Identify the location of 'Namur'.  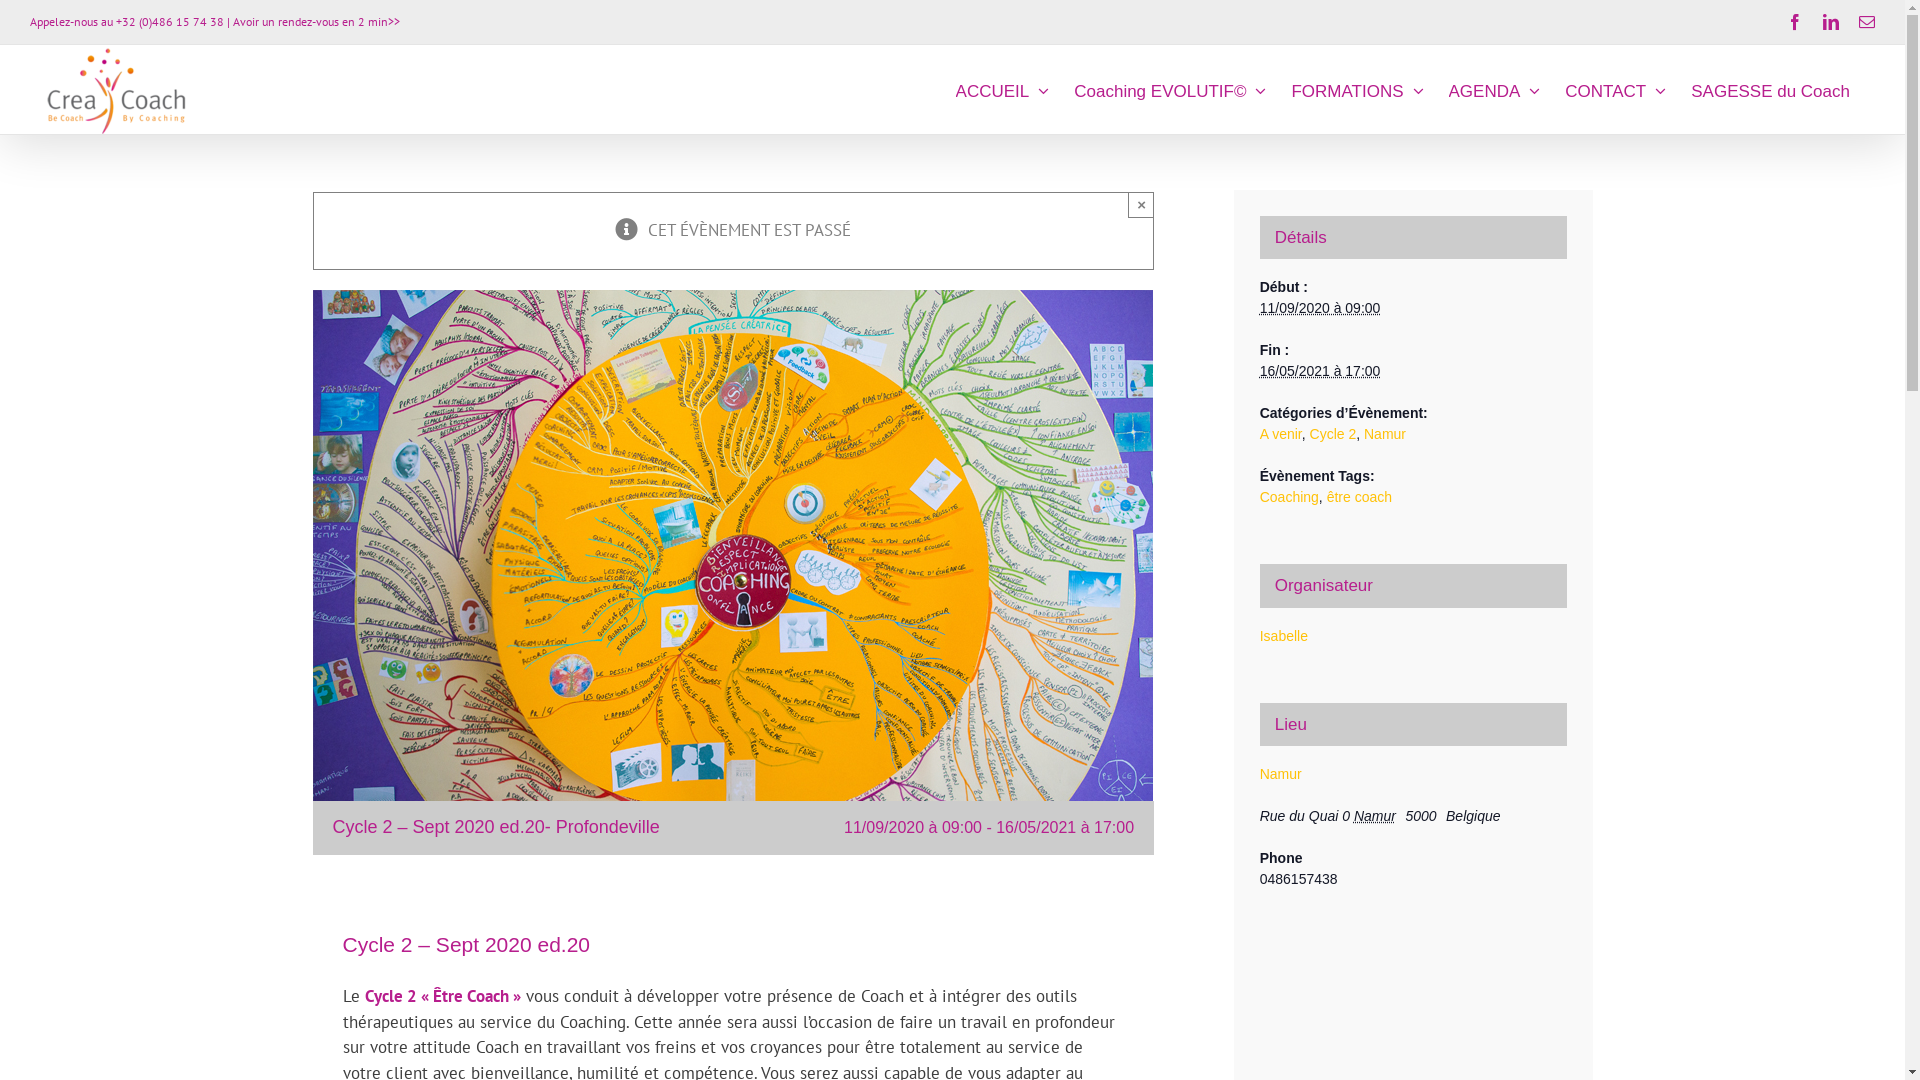
(1384, 433).